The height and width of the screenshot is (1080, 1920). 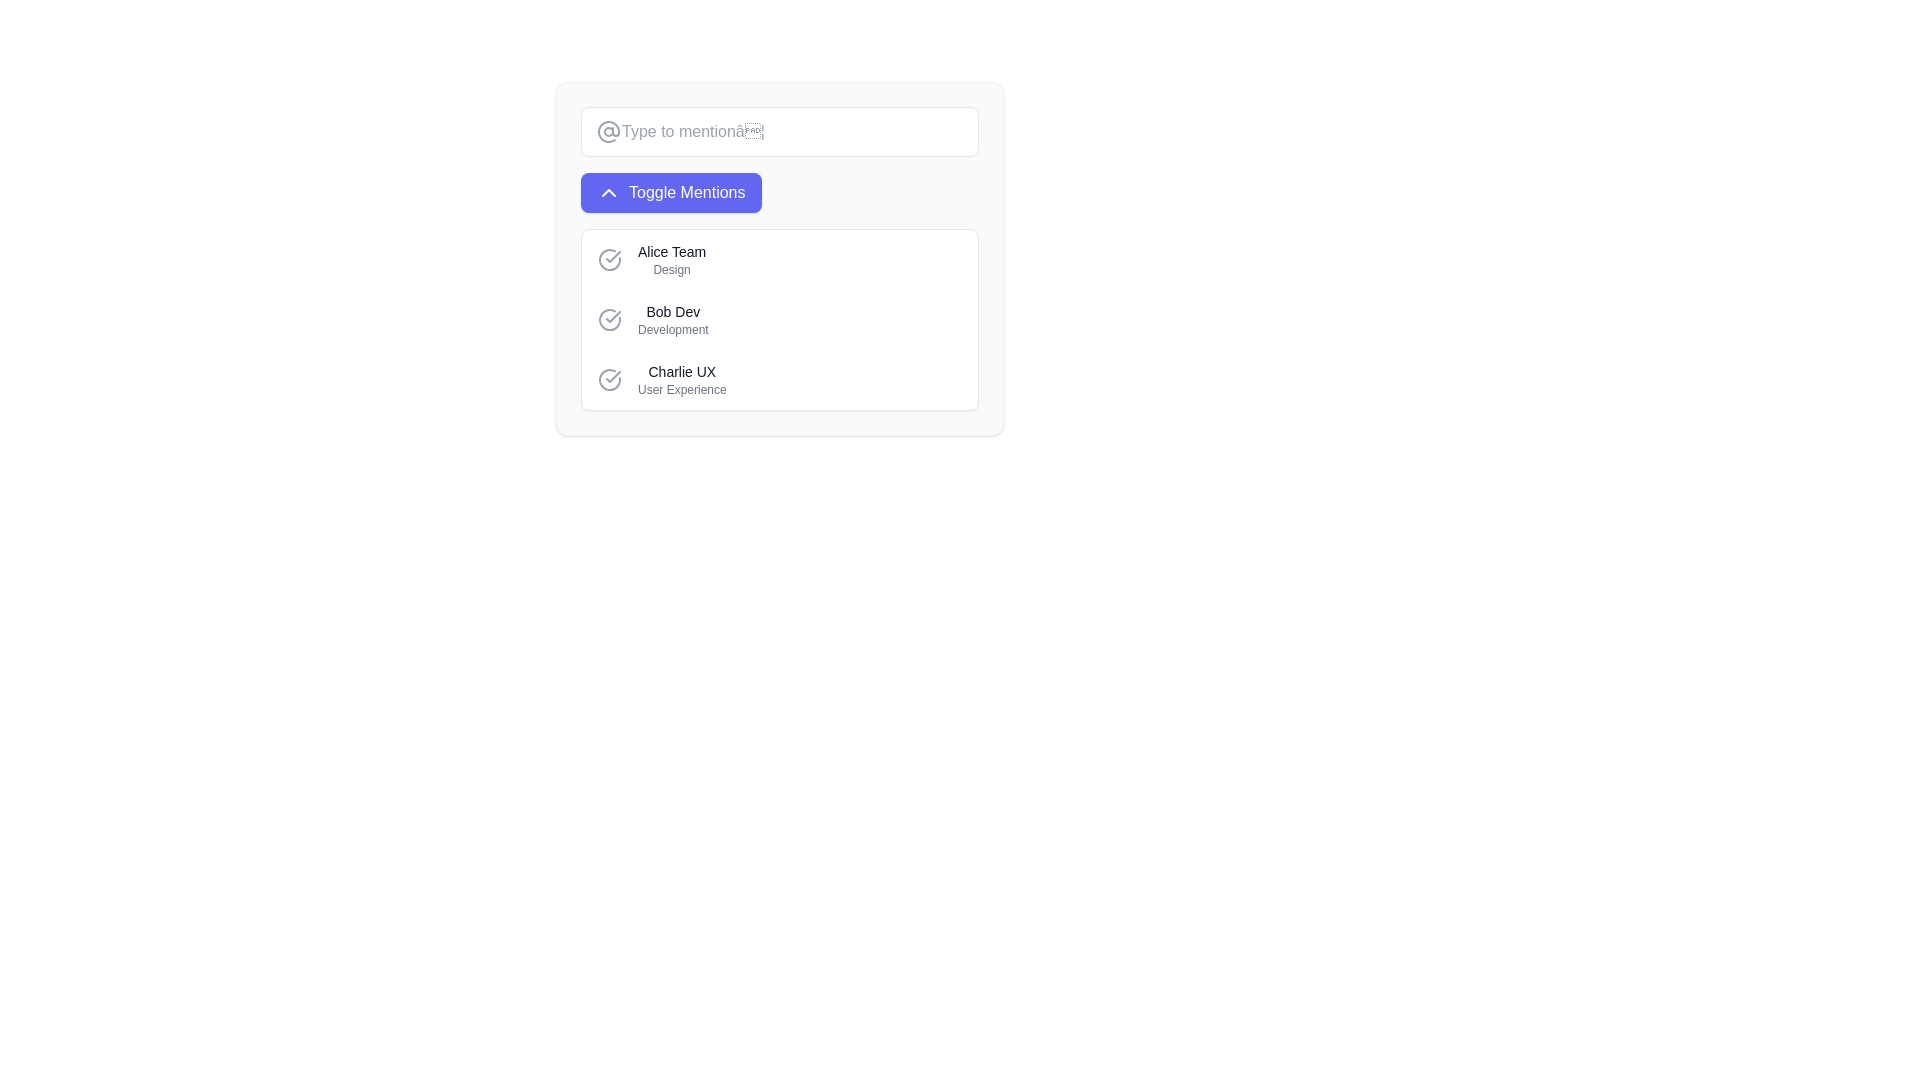 I want to click on the graphical indicator icon located to the left of the text 'Charlie UX', so click(x=608, y=380).